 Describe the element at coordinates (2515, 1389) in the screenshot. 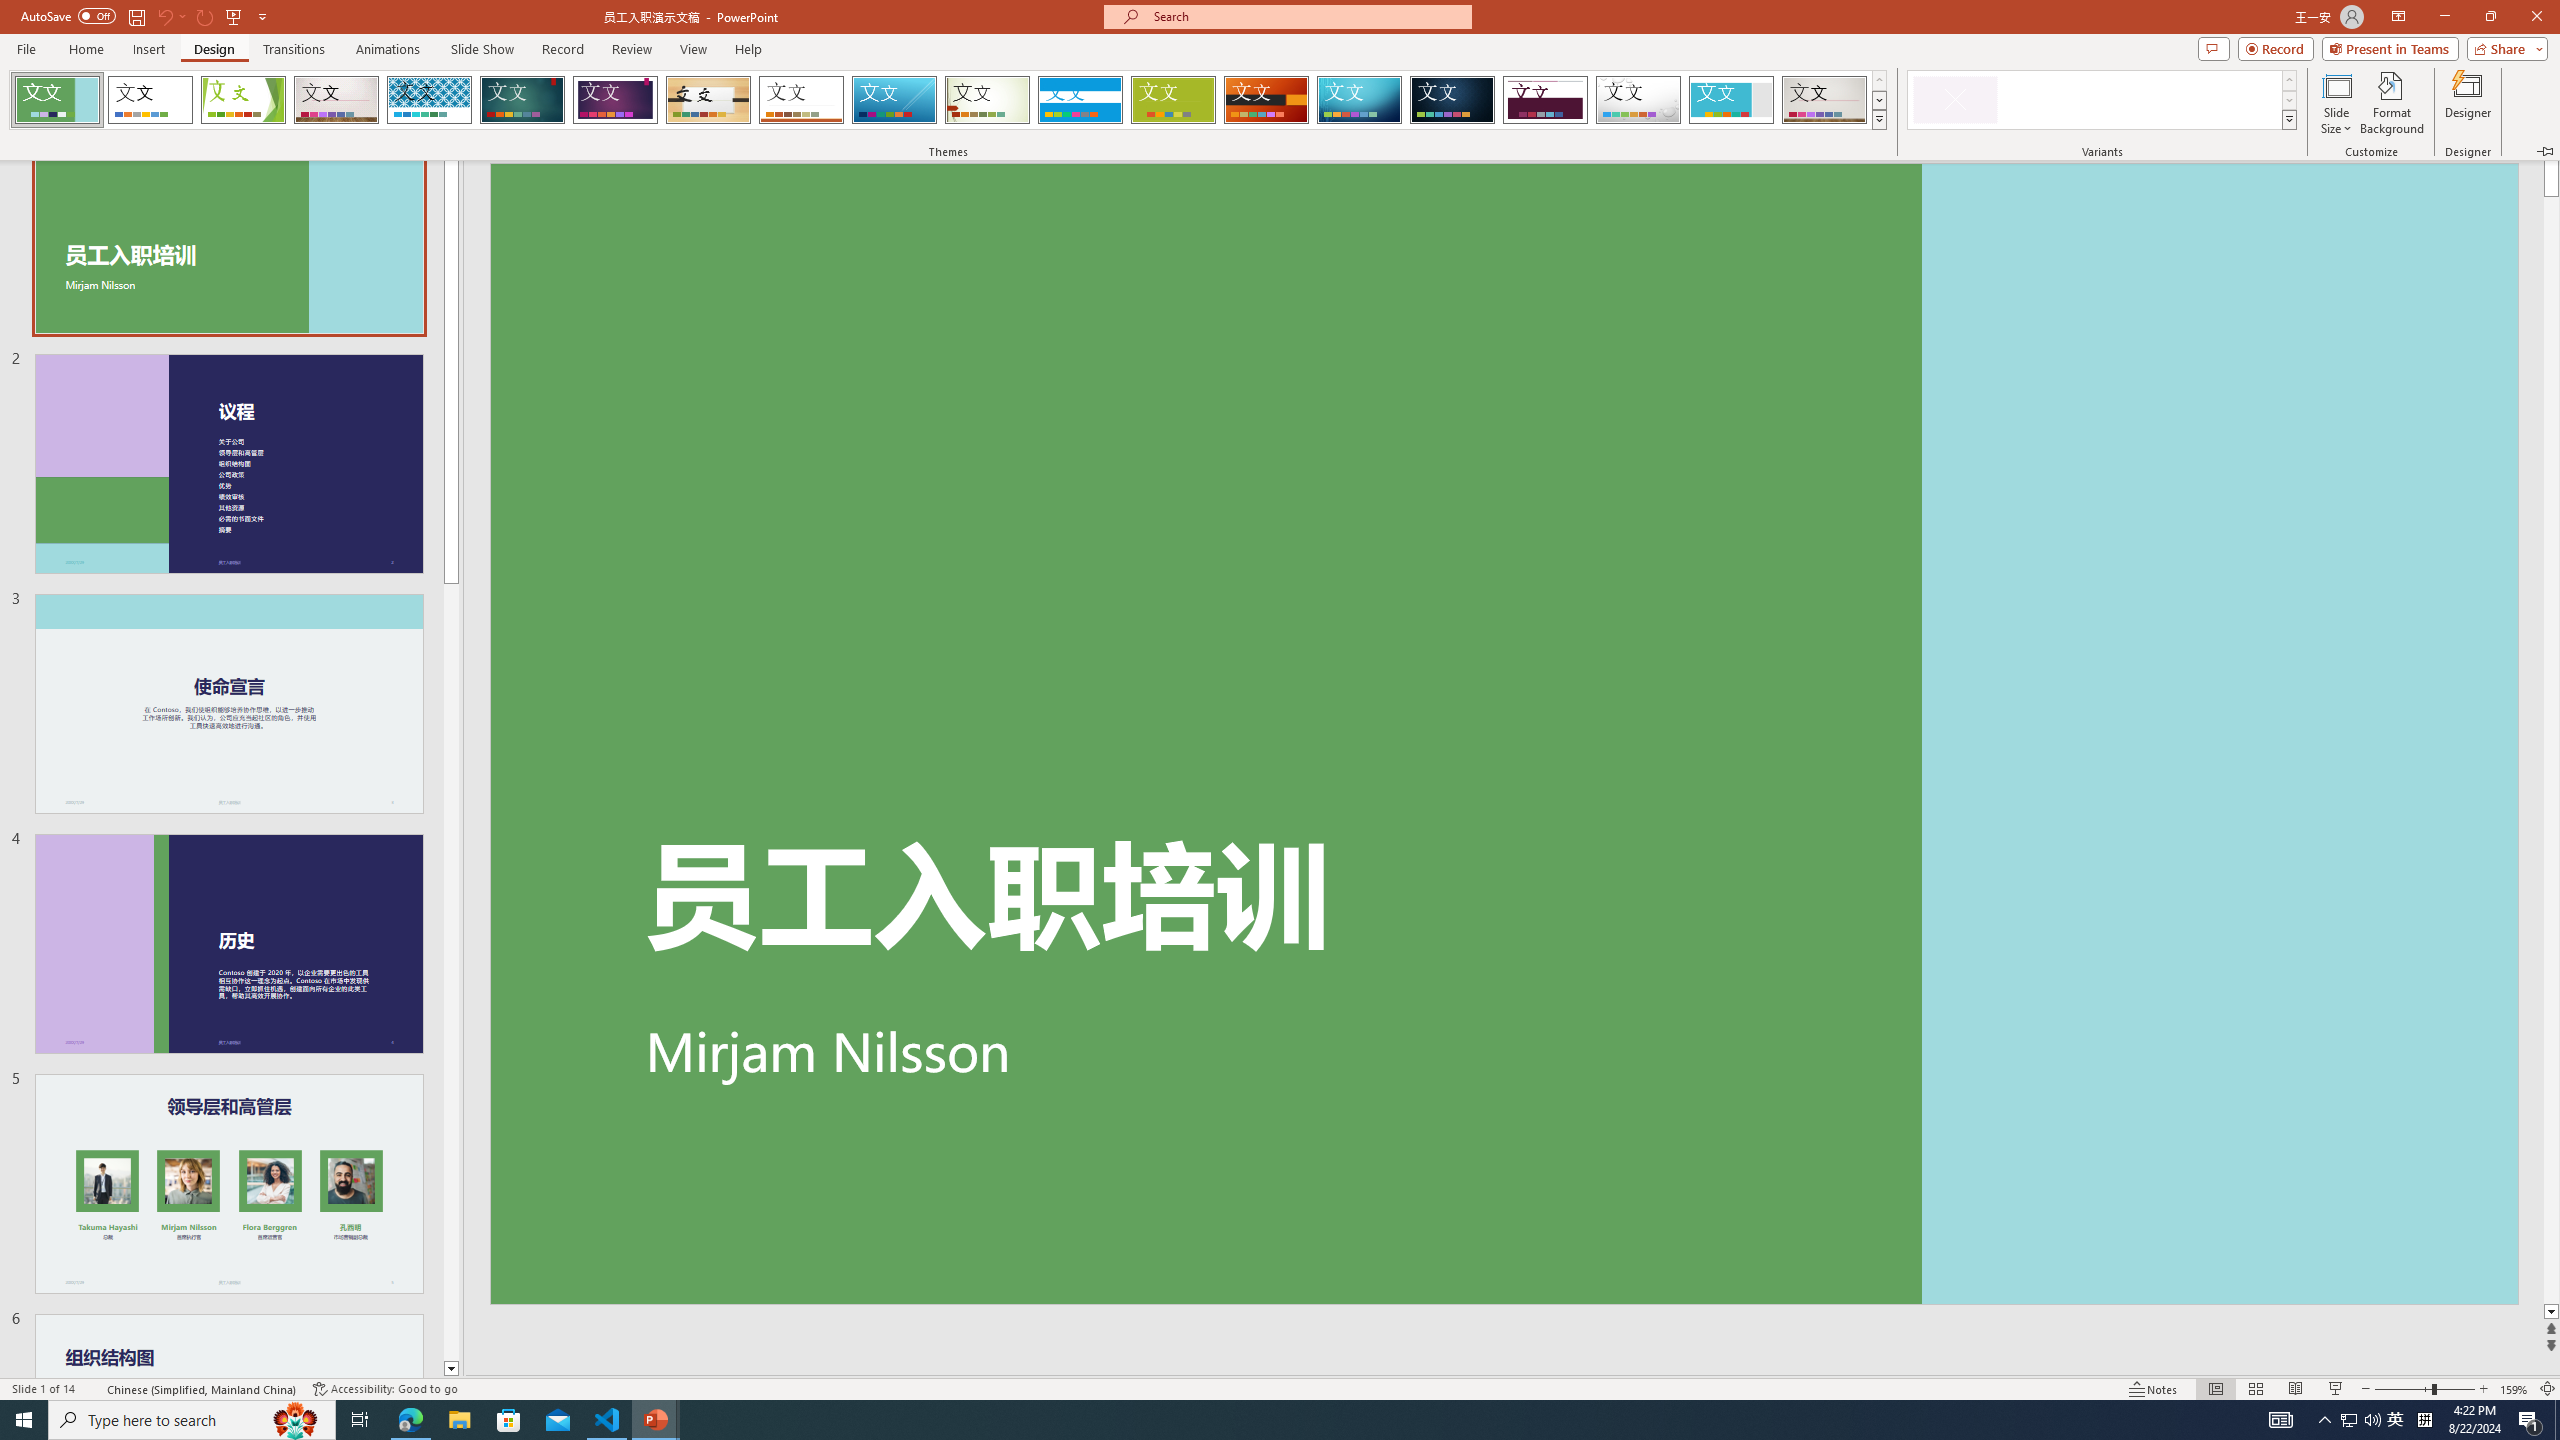

I see `'Zoom 159%'` at that location.